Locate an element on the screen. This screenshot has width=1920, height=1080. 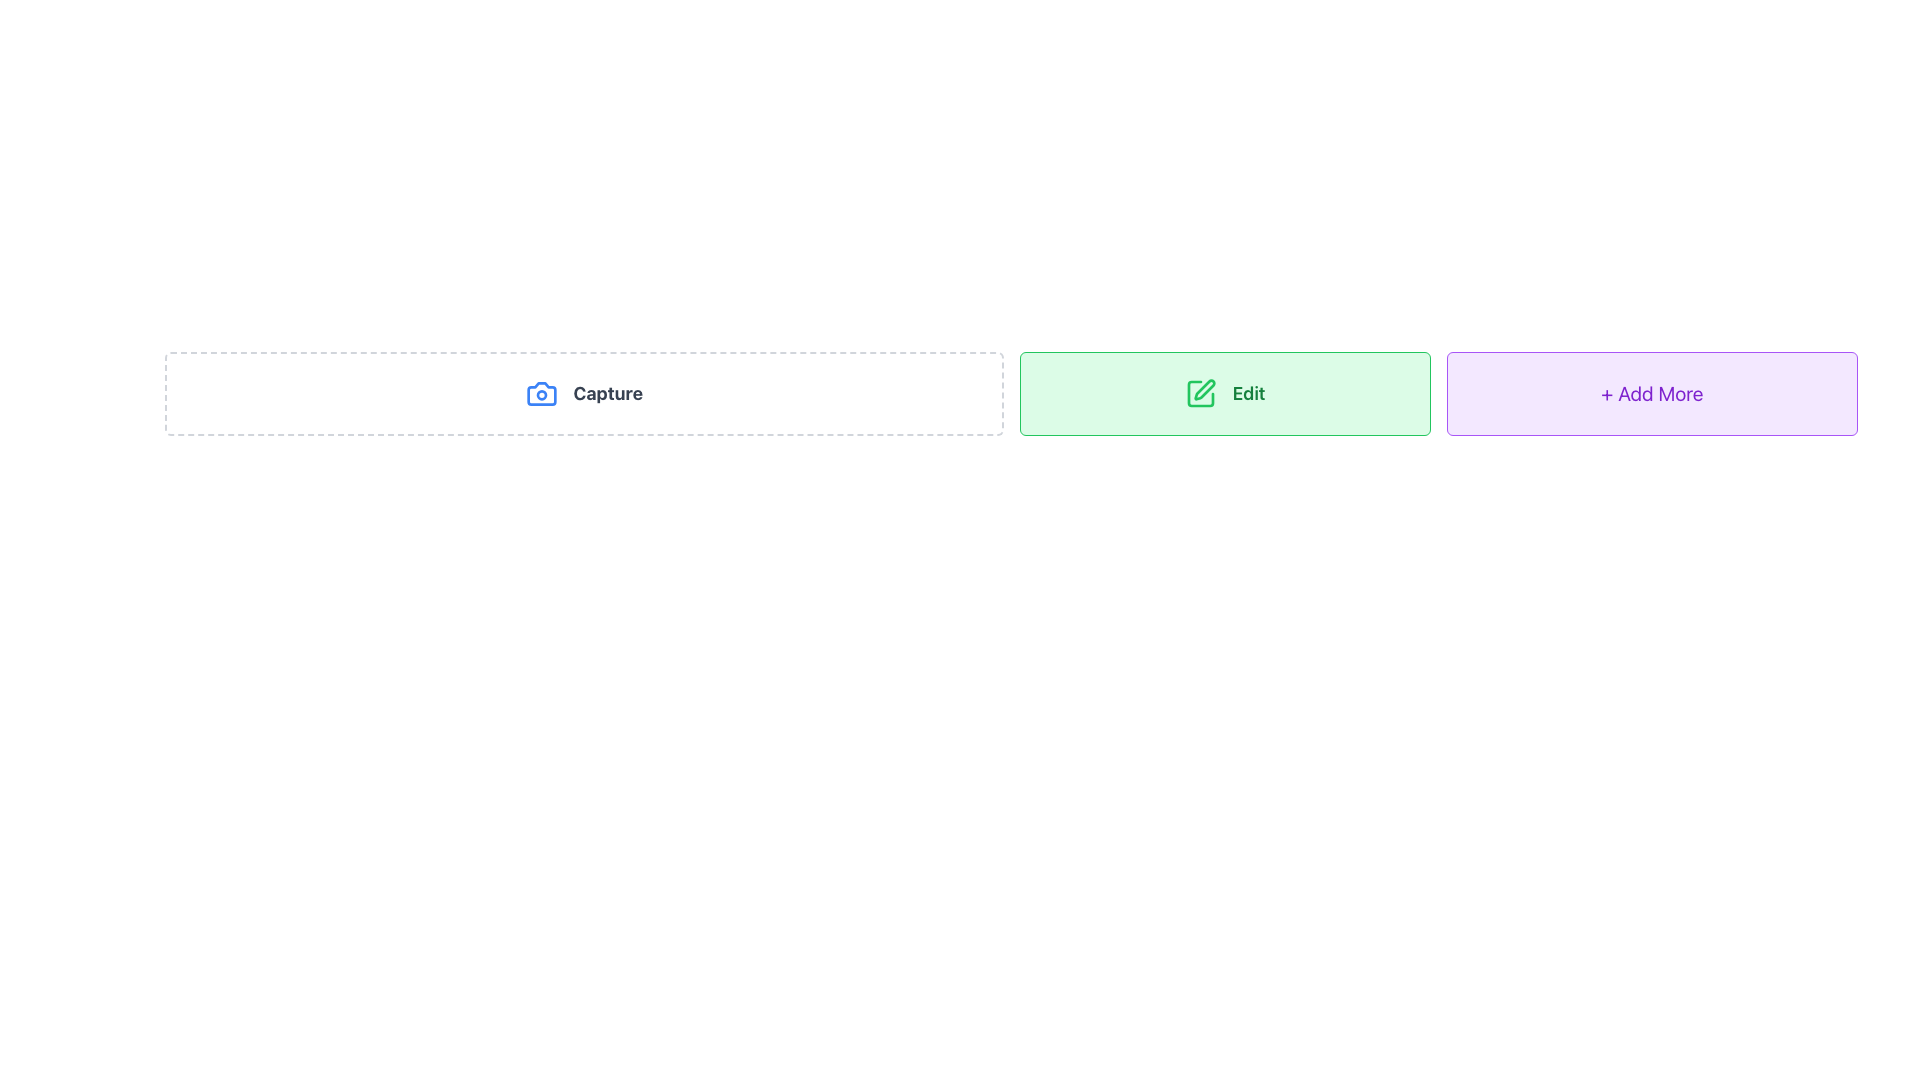
the 'Edit' button, which is the second interactive block in a horizontal layout, positioned between 'Capture' and '+ Add More' is located at coordinates (1224, 393).